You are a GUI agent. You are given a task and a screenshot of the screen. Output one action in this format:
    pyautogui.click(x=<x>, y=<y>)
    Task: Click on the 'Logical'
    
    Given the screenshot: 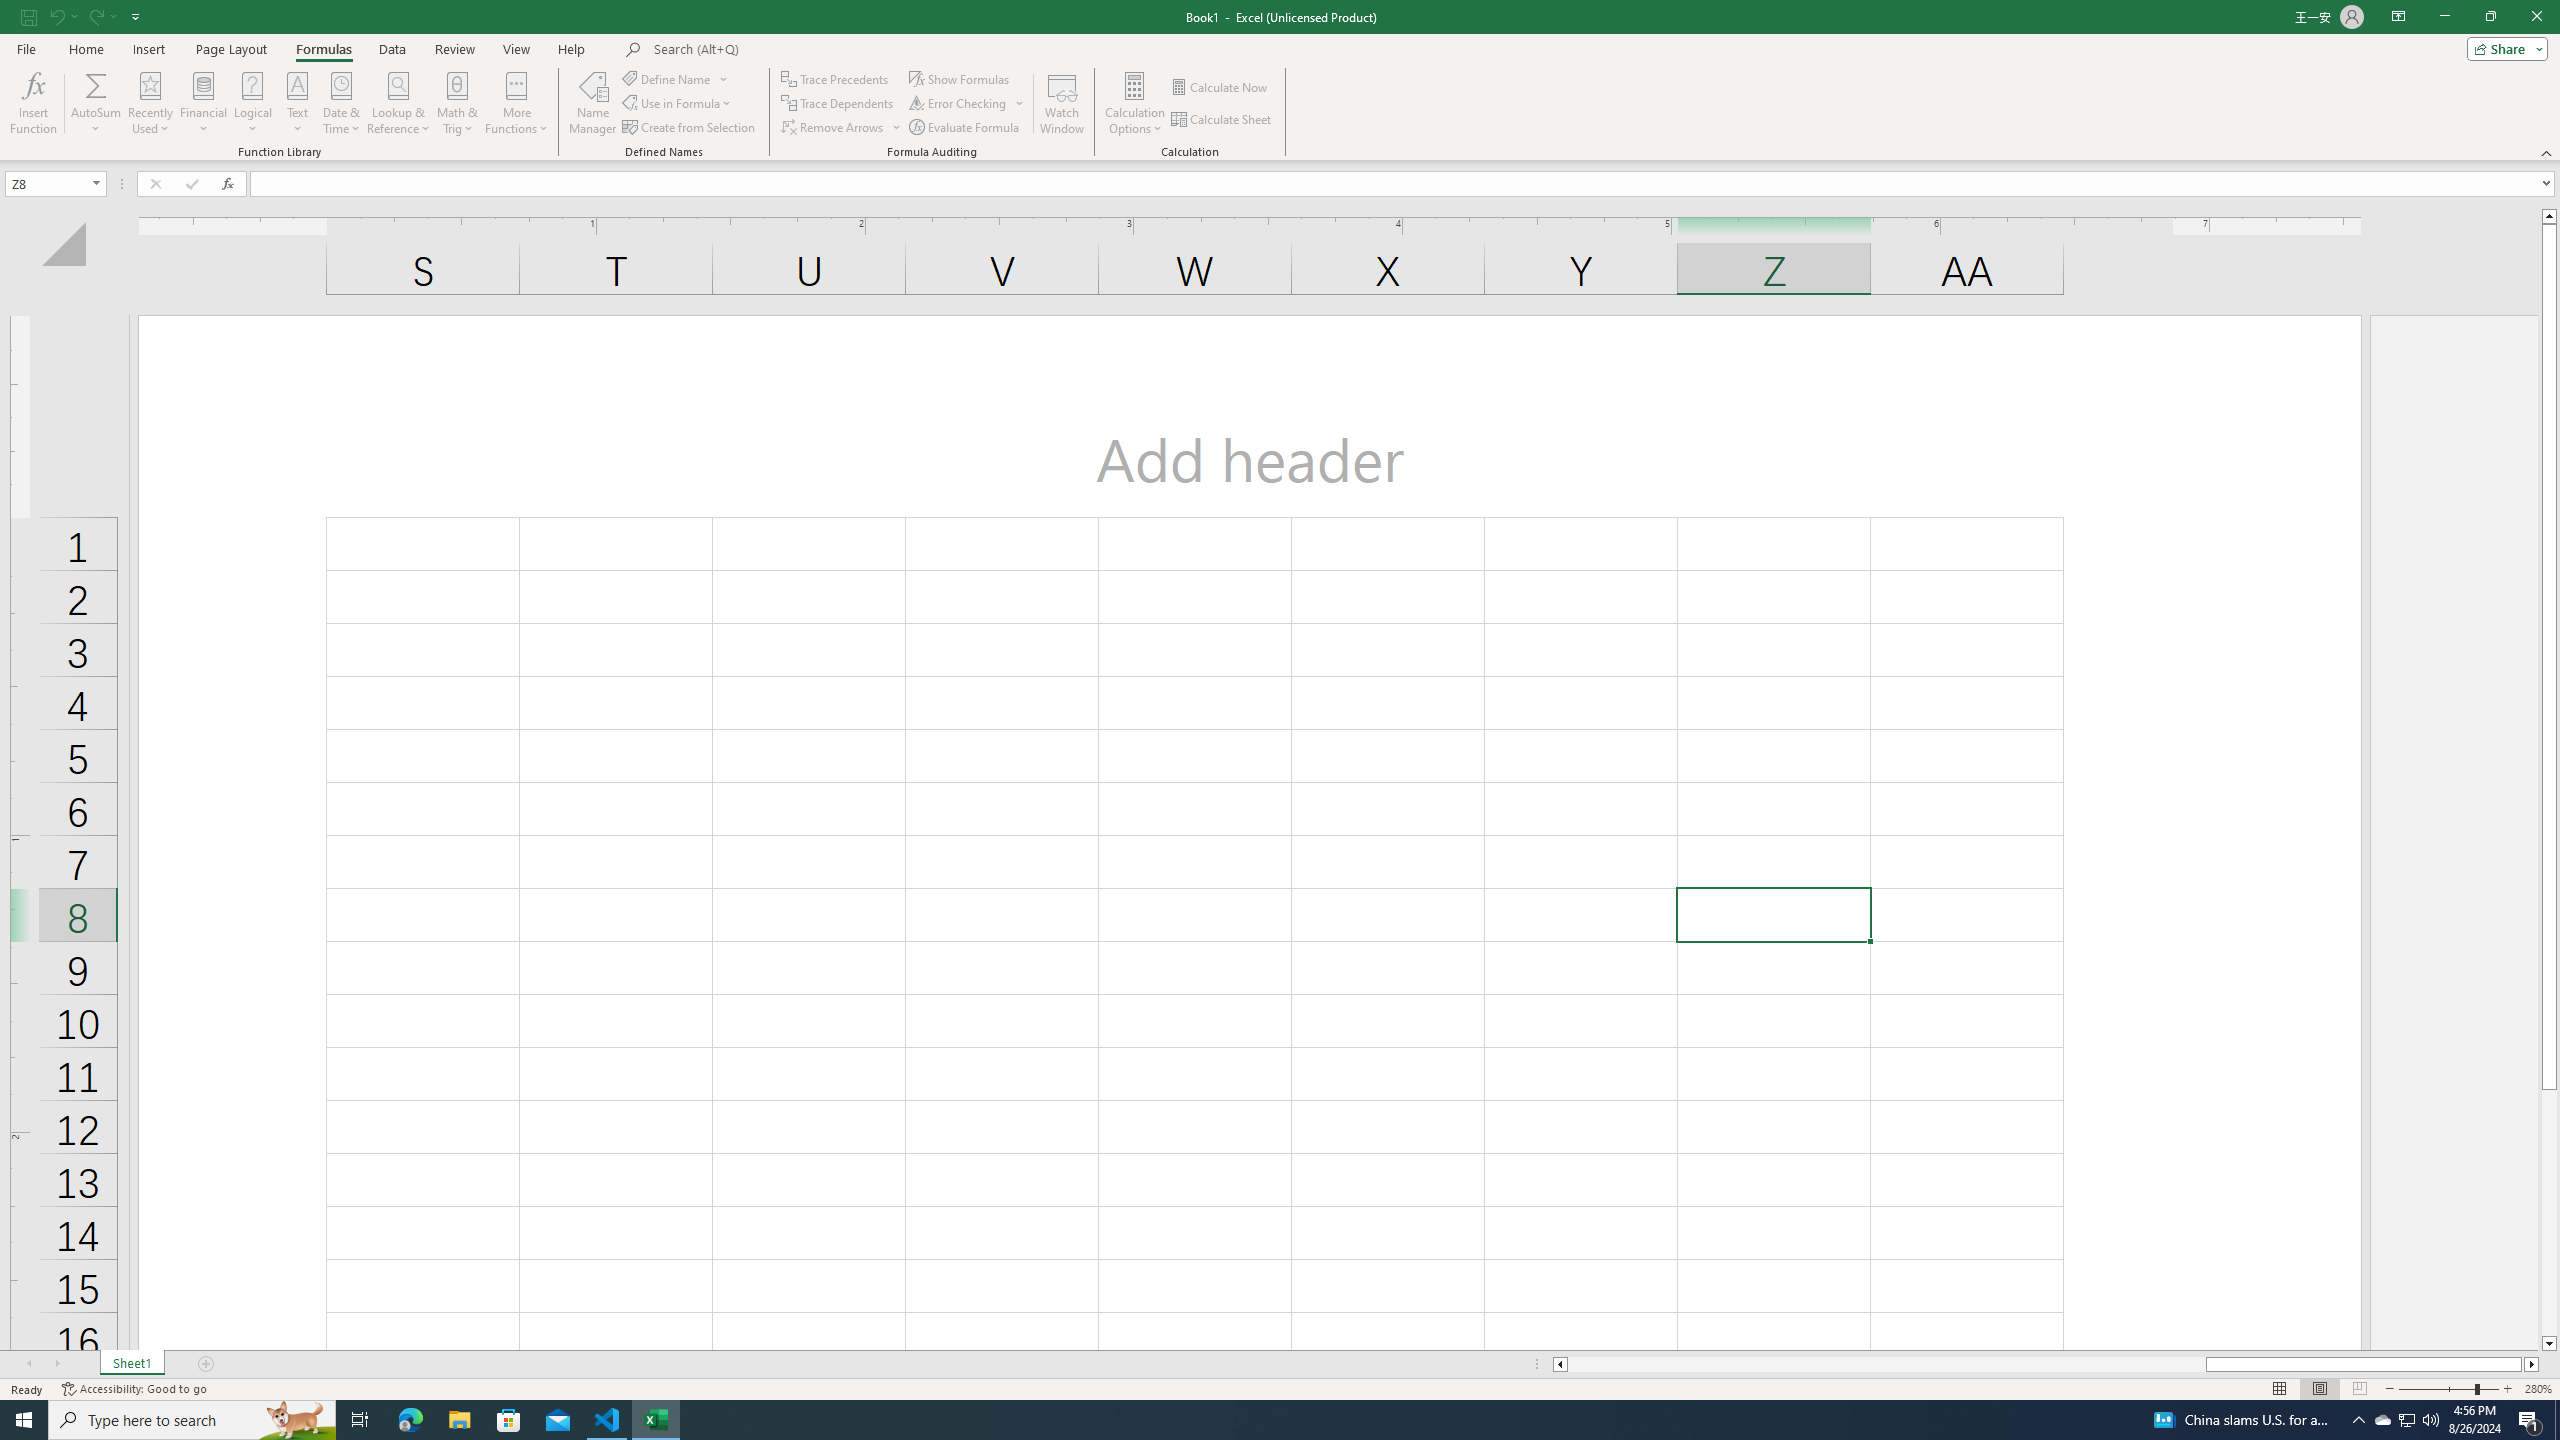 What is the action you would take?
    pyautogui.click(x=252, y=103)
    